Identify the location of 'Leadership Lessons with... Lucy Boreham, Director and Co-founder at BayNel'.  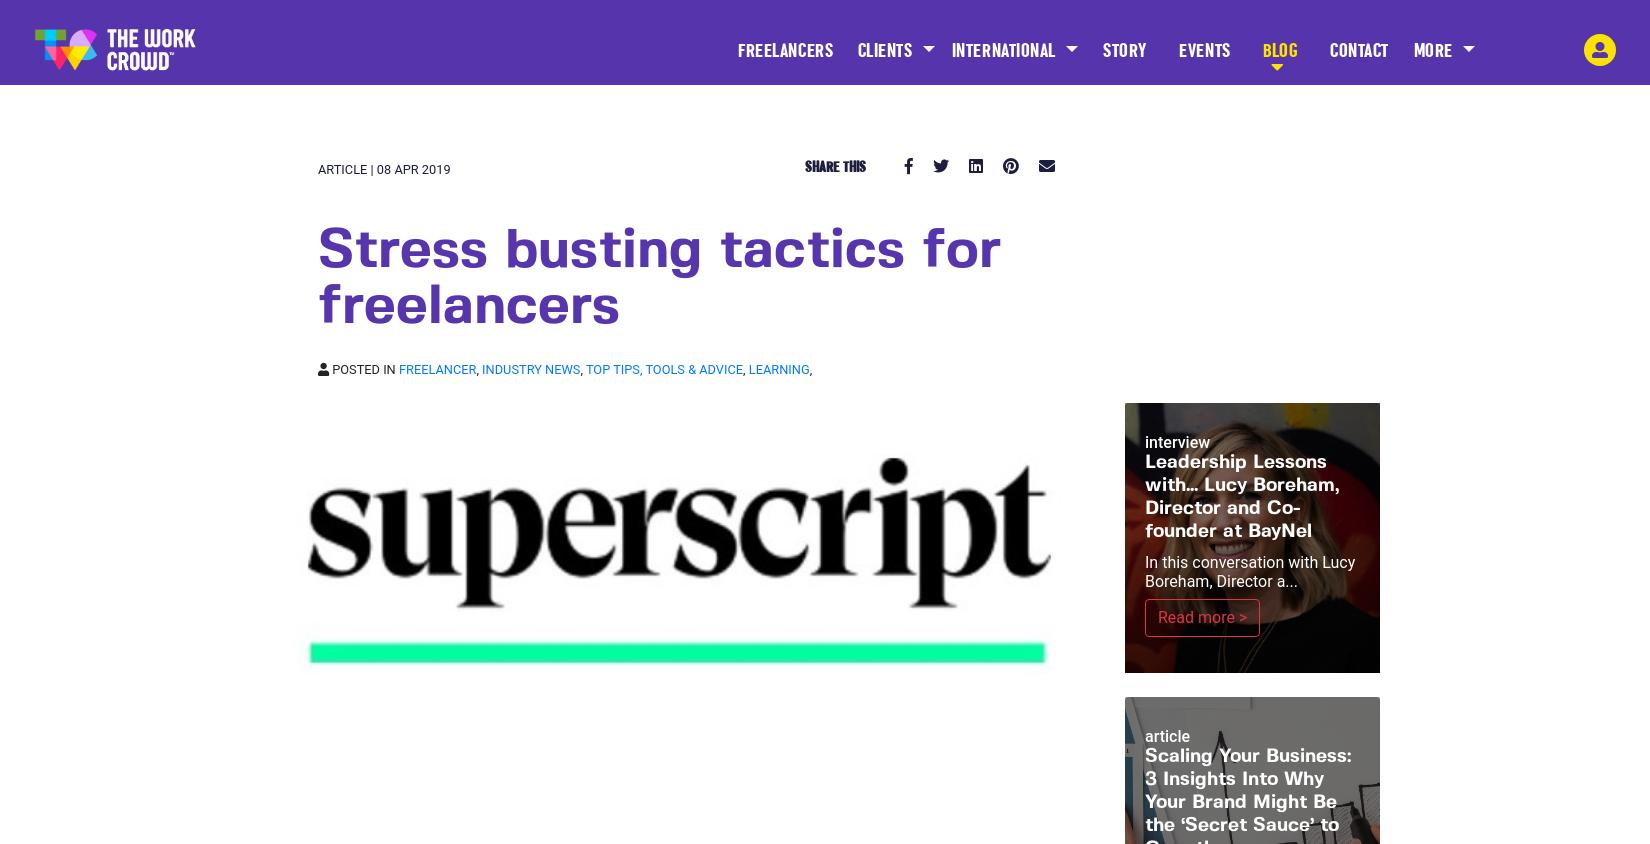
(1240, 496).